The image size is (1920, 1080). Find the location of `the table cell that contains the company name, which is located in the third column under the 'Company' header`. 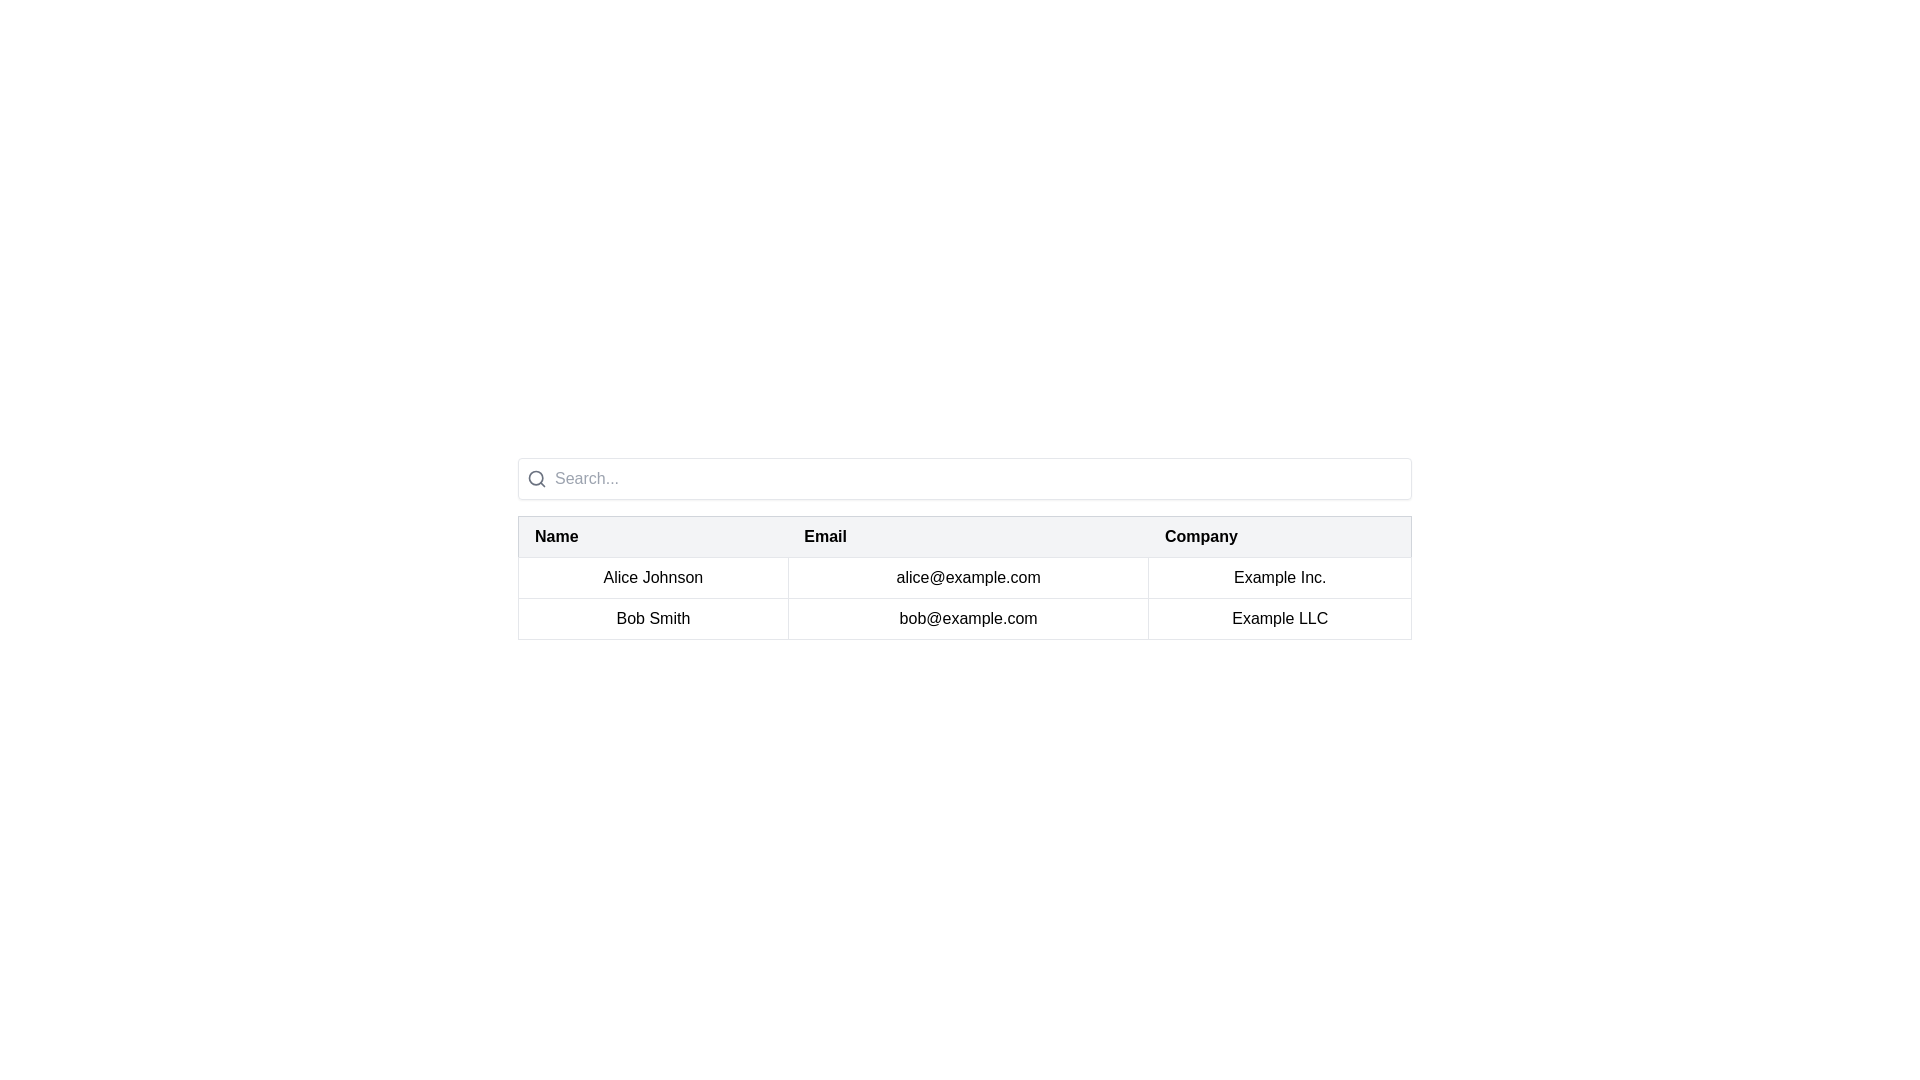

the table cell that contains the company name, which is located in the third column under the 'Company' header is located at coordinates (1280, 617).